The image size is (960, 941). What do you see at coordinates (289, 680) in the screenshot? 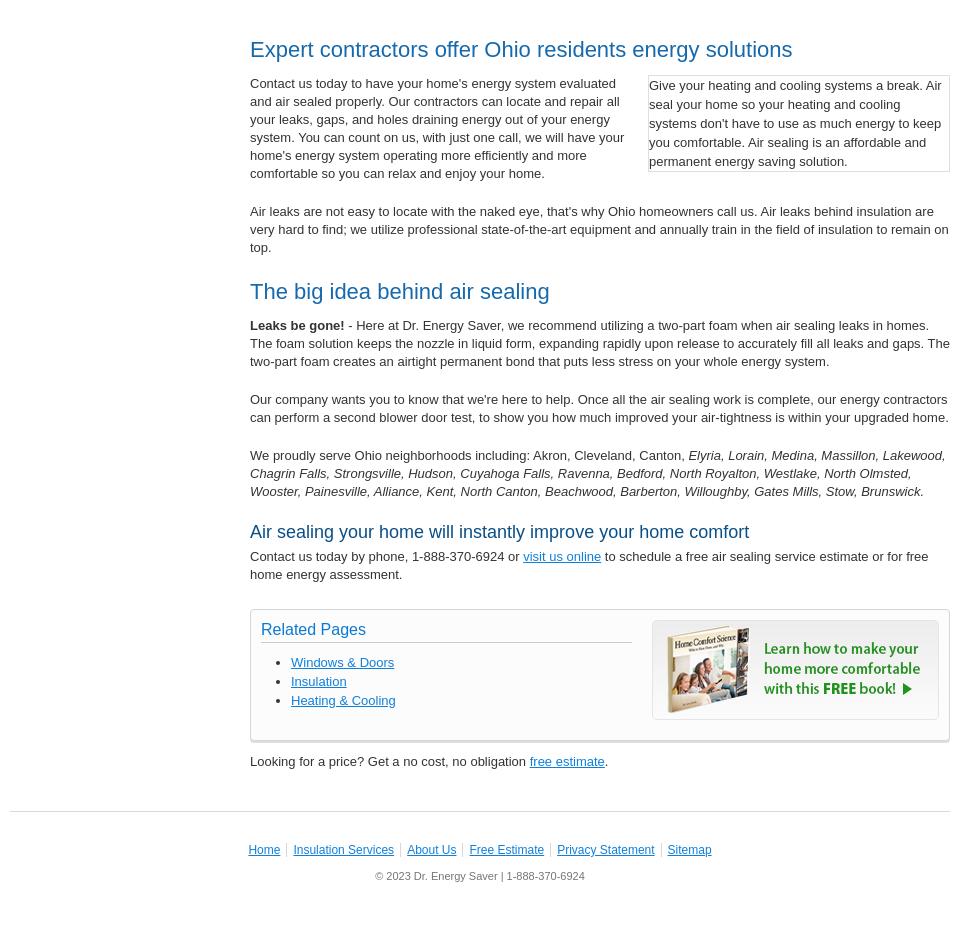
I see `'Insulation'` at bounding box center [289, 680].